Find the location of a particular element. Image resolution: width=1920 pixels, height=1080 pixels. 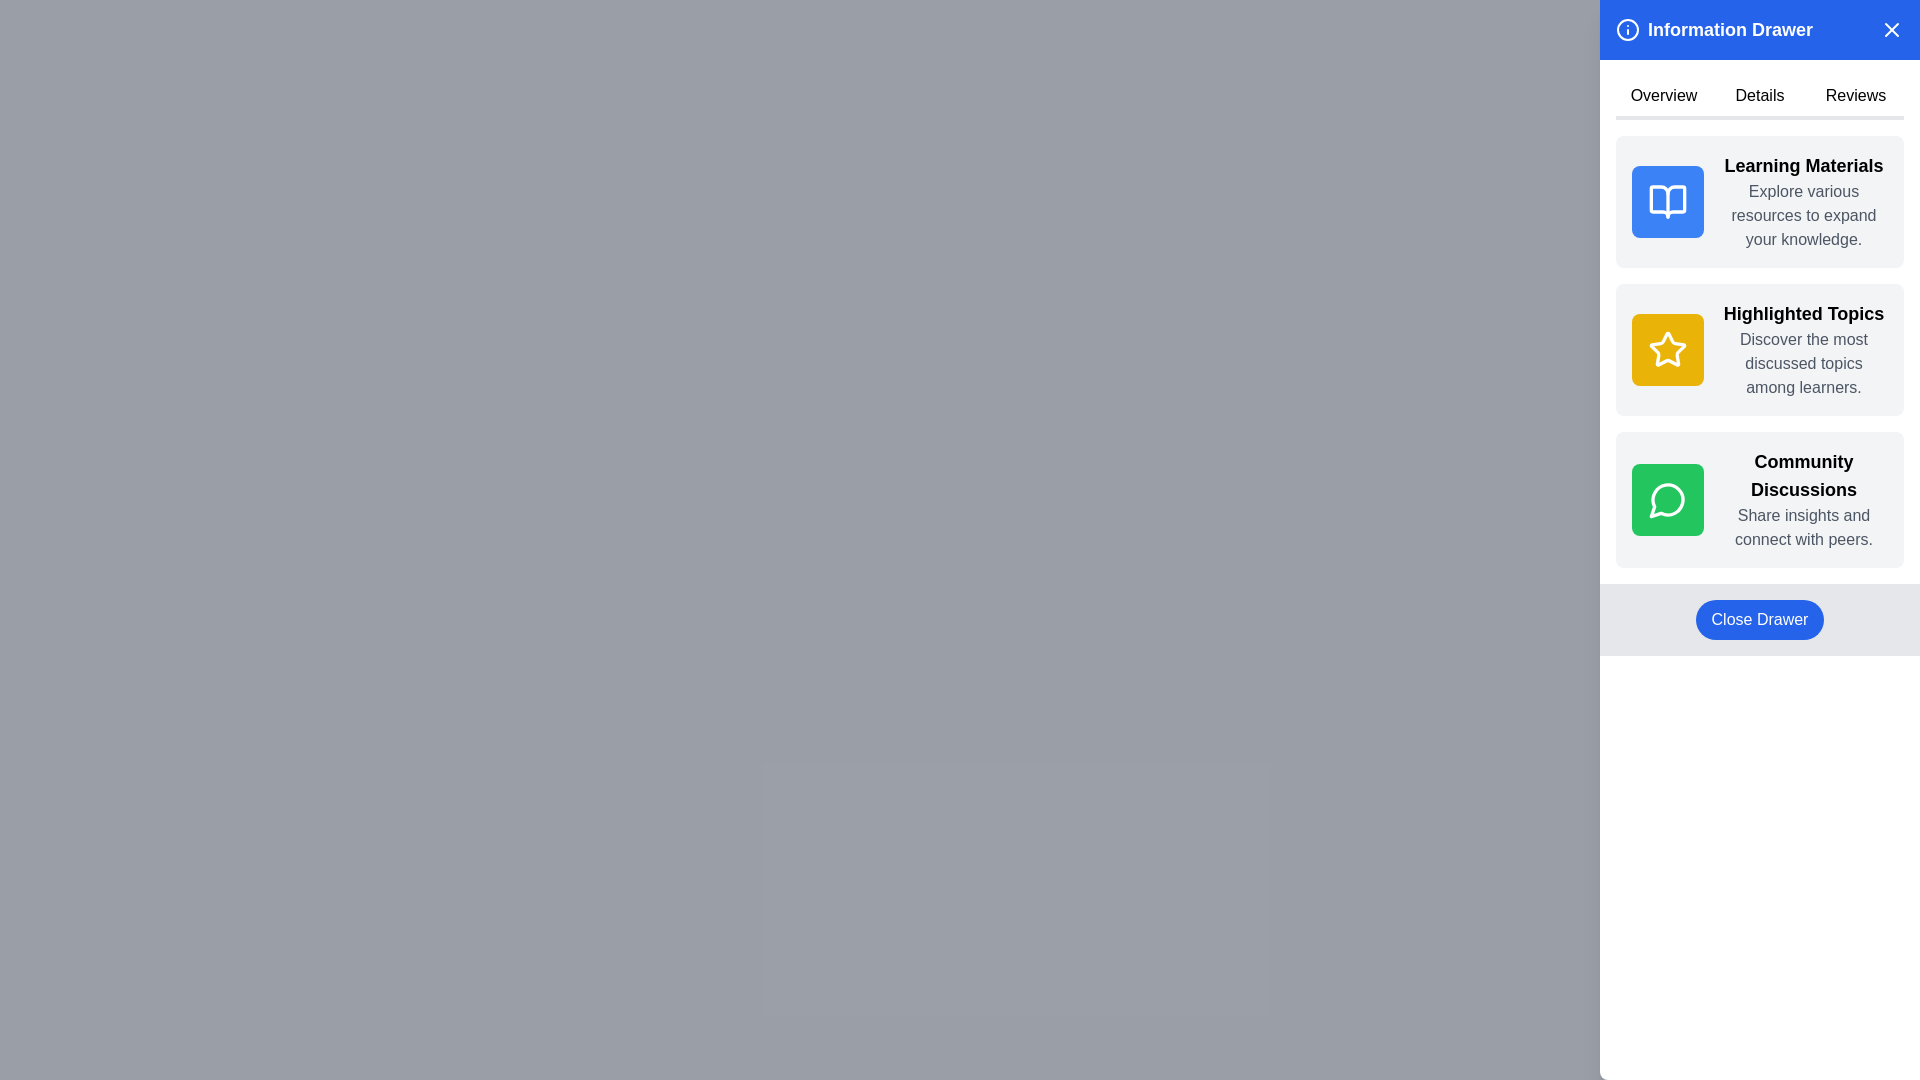

header text 'Information Drawer' located at the top of the sidebar, which is styled in bold font and has an informational icon on its left, within a blue background header area is located at coordinates (1713, 30).